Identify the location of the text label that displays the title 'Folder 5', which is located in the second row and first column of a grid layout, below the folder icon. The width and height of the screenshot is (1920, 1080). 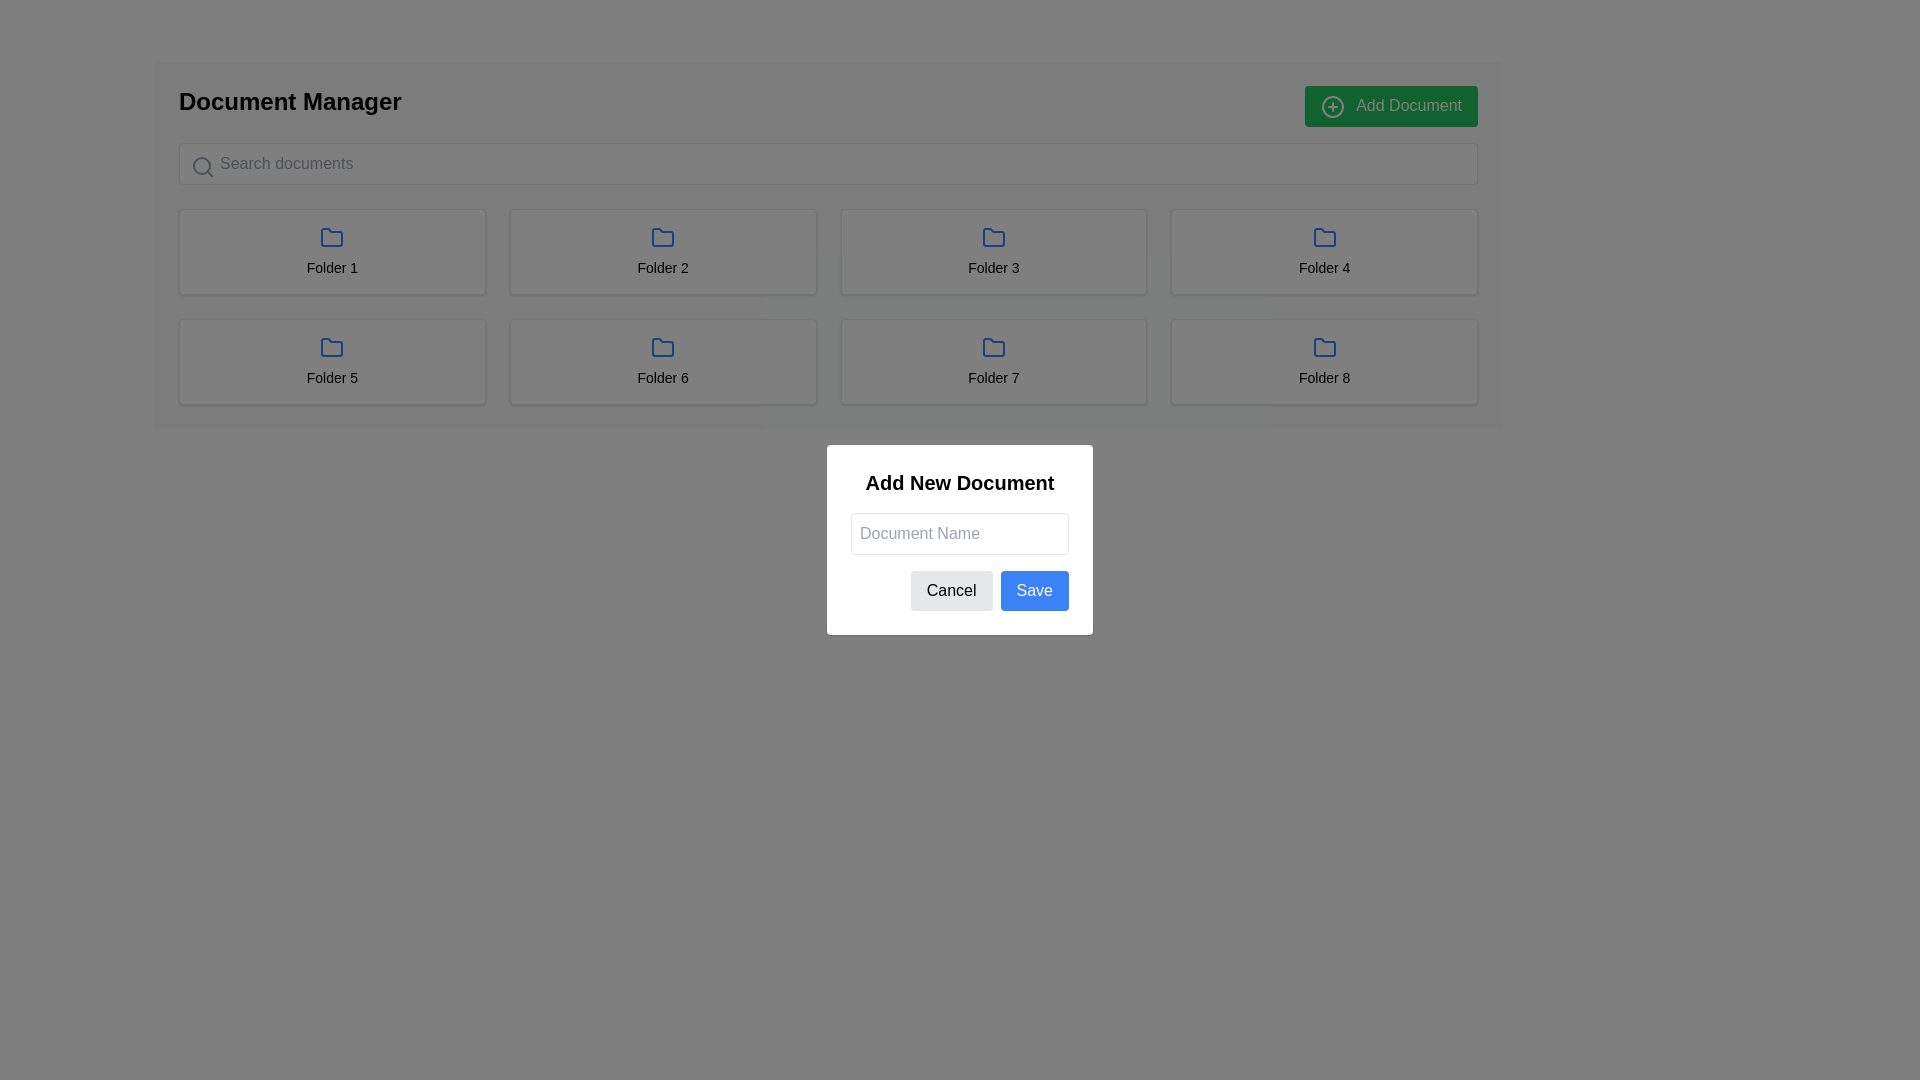
(332, 377).